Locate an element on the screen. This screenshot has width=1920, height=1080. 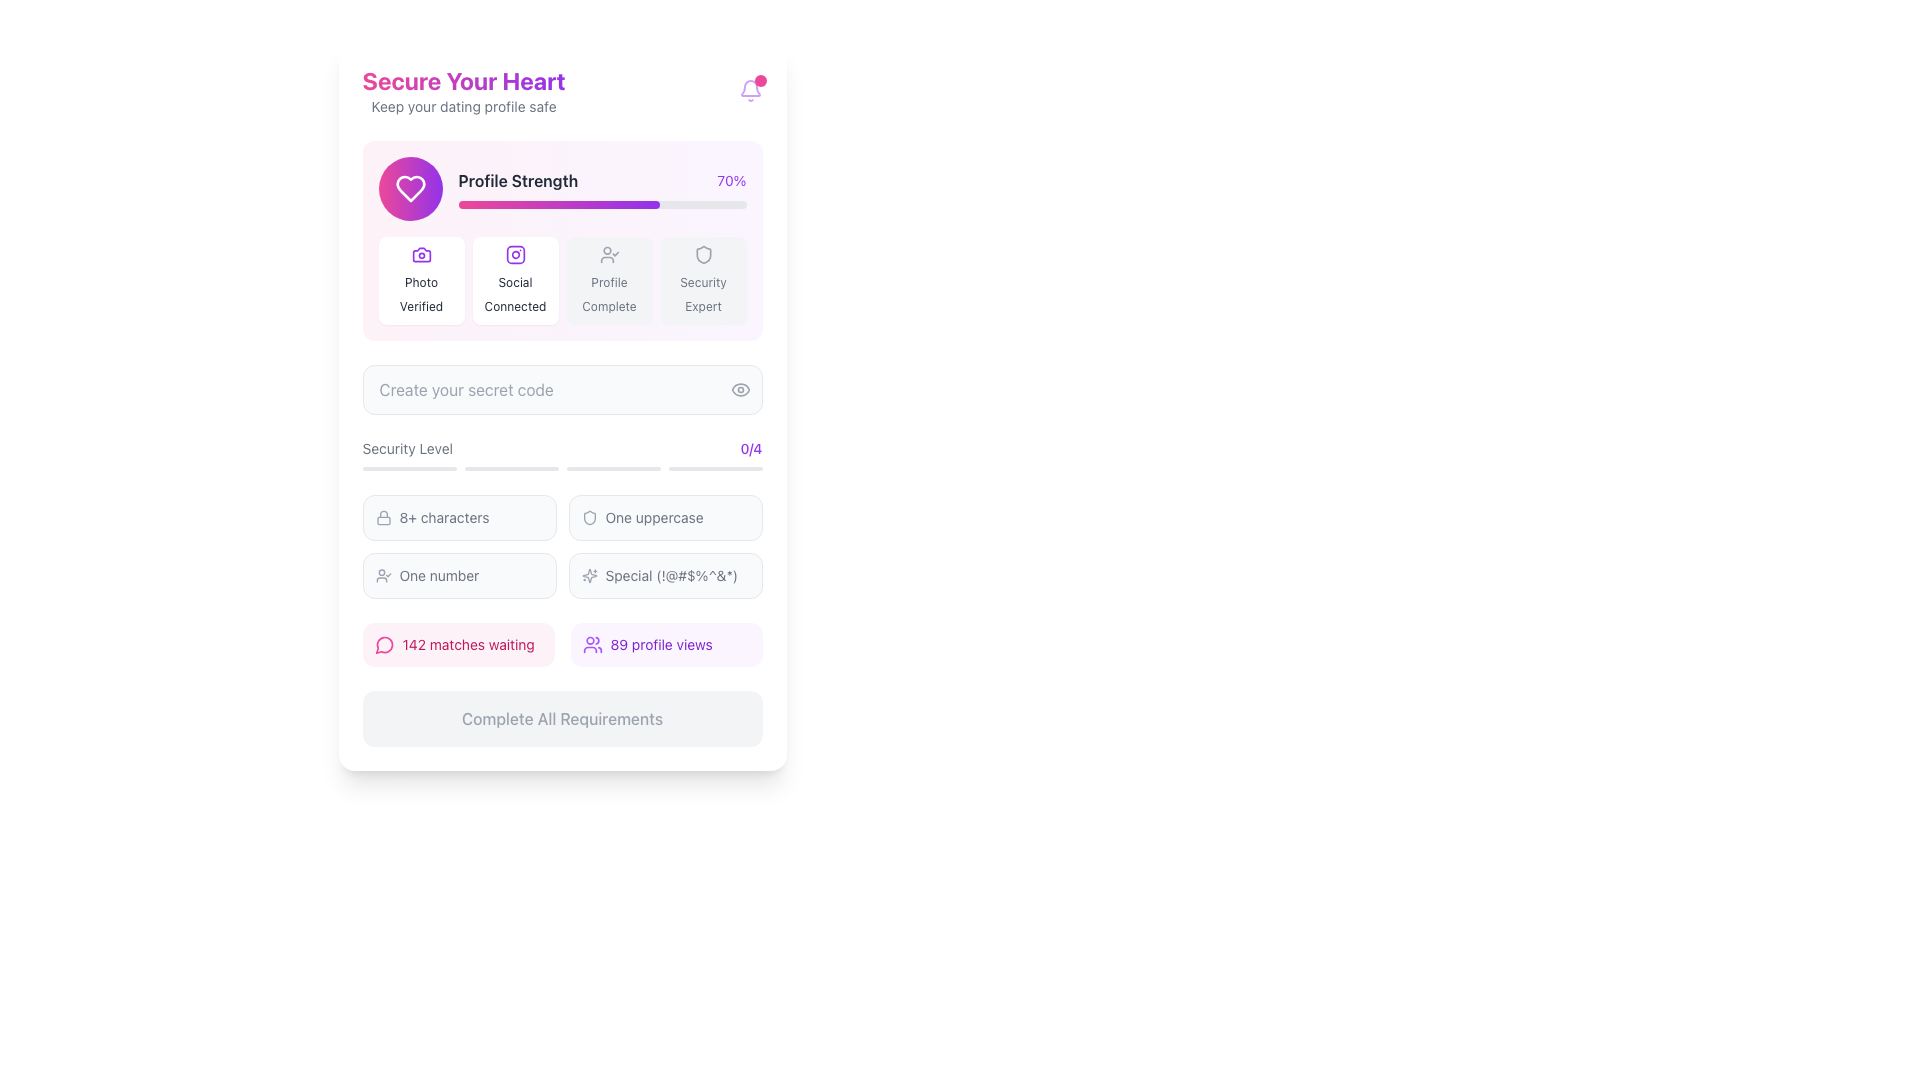
the Text label that indicates the current security level status, which is located in the far-right portion of the horizontal section labeled 'Security Level' is located at coordinates (750, 447).